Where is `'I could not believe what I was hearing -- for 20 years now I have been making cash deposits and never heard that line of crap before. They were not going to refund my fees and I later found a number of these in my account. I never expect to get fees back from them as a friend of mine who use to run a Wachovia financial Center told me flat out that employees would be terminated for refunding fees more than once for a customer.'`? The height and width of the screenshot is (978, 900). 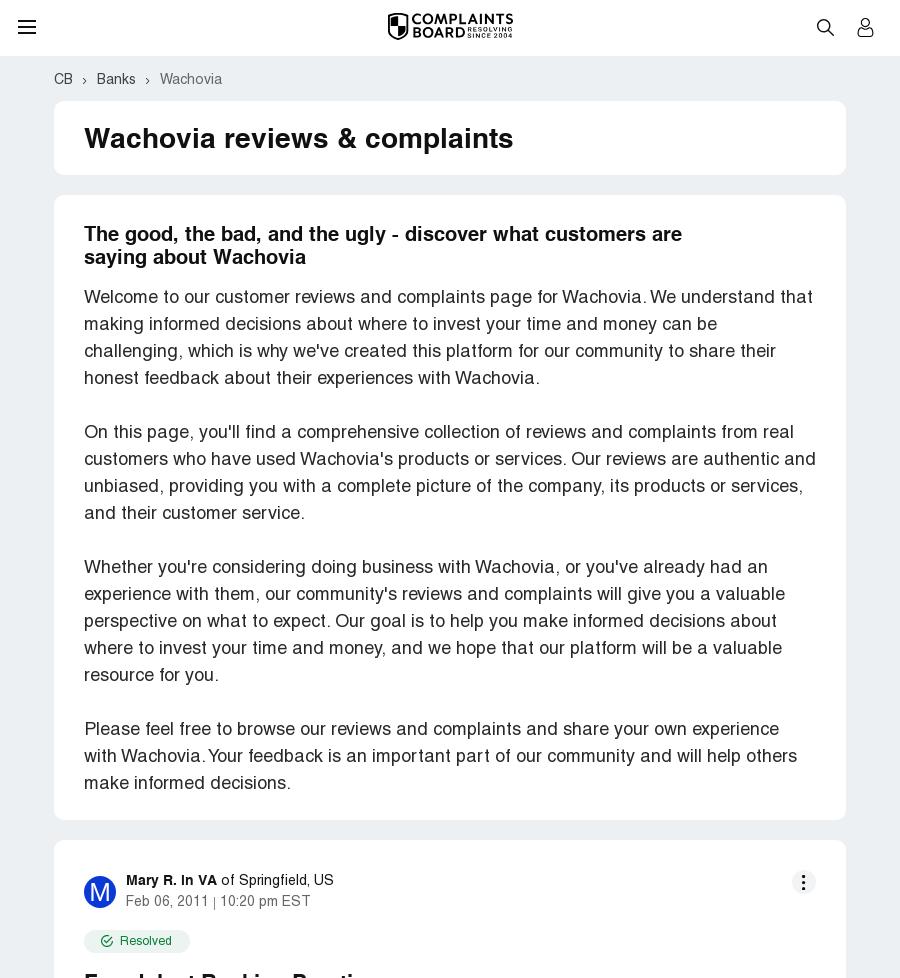
'I could not believe what I was hearing -- for 20 years now I have been making cash deposits and never heard that line of crap before. They were not going to refund my fees and I later found a number of these in my account. I never expect to get fees back from them as a friend of mine who use to run a Wachovia financial Center told me flat out that employees would be terminated for refunding fees more than once for a customer.' is located at coordinates (446, 301).